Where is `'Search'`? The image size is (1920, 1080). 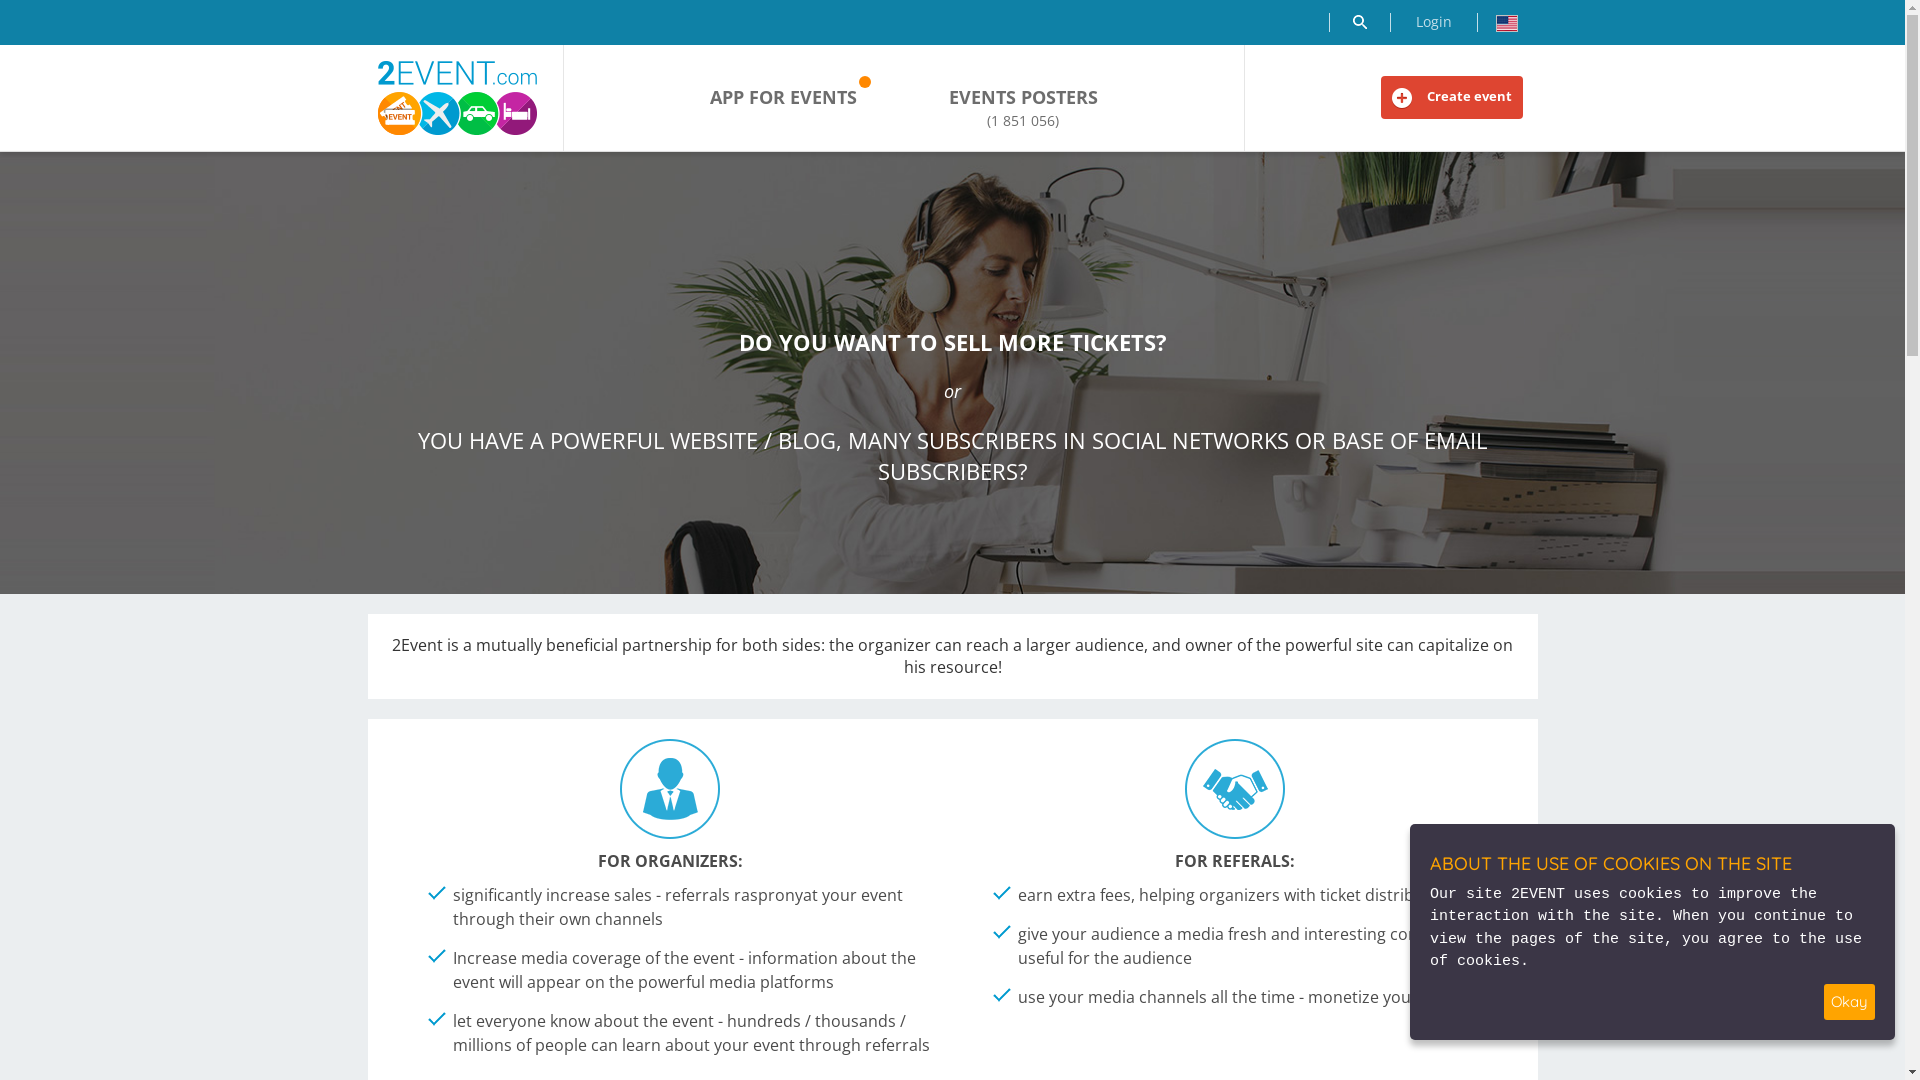 'Search' is located at coordinates (1358, 22).